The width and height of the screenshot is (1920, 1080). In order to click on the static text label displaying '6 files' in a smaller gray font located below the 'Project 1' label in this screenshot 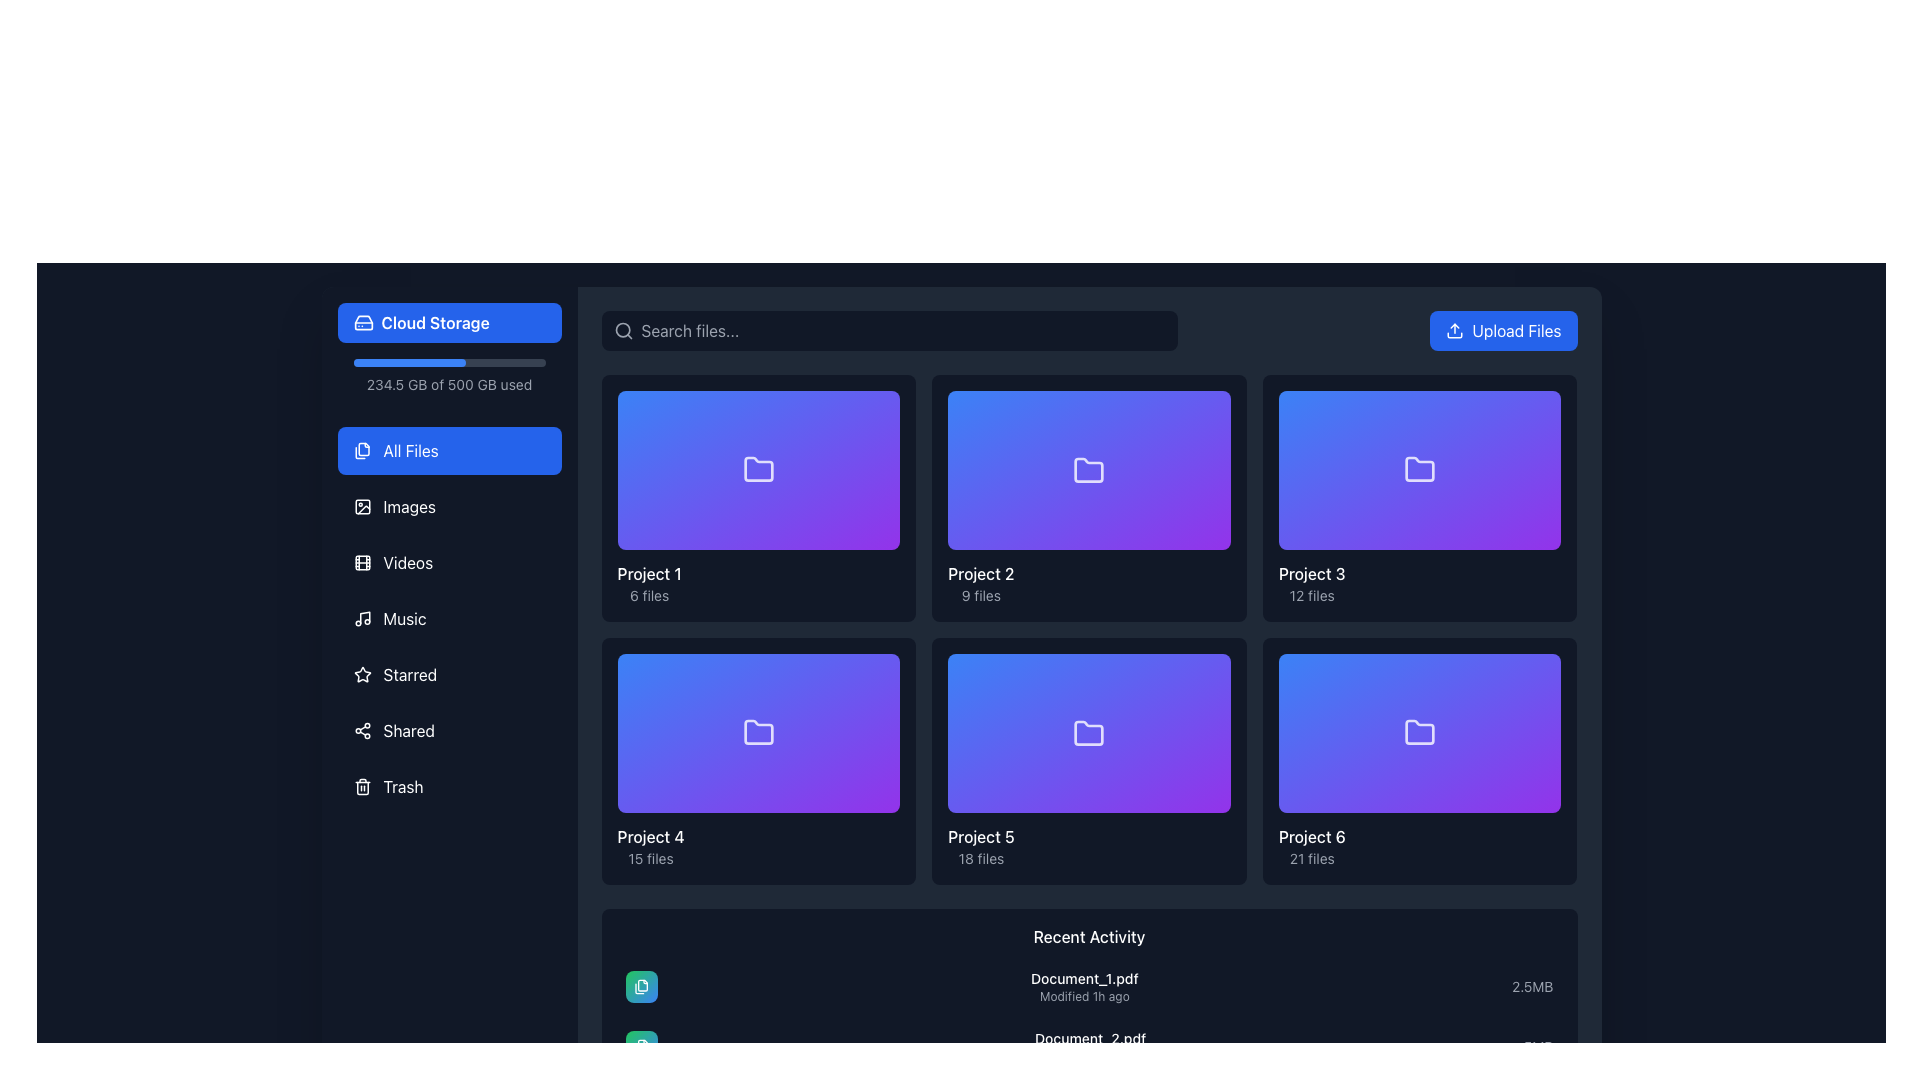, I will do `click(649, 594)`.